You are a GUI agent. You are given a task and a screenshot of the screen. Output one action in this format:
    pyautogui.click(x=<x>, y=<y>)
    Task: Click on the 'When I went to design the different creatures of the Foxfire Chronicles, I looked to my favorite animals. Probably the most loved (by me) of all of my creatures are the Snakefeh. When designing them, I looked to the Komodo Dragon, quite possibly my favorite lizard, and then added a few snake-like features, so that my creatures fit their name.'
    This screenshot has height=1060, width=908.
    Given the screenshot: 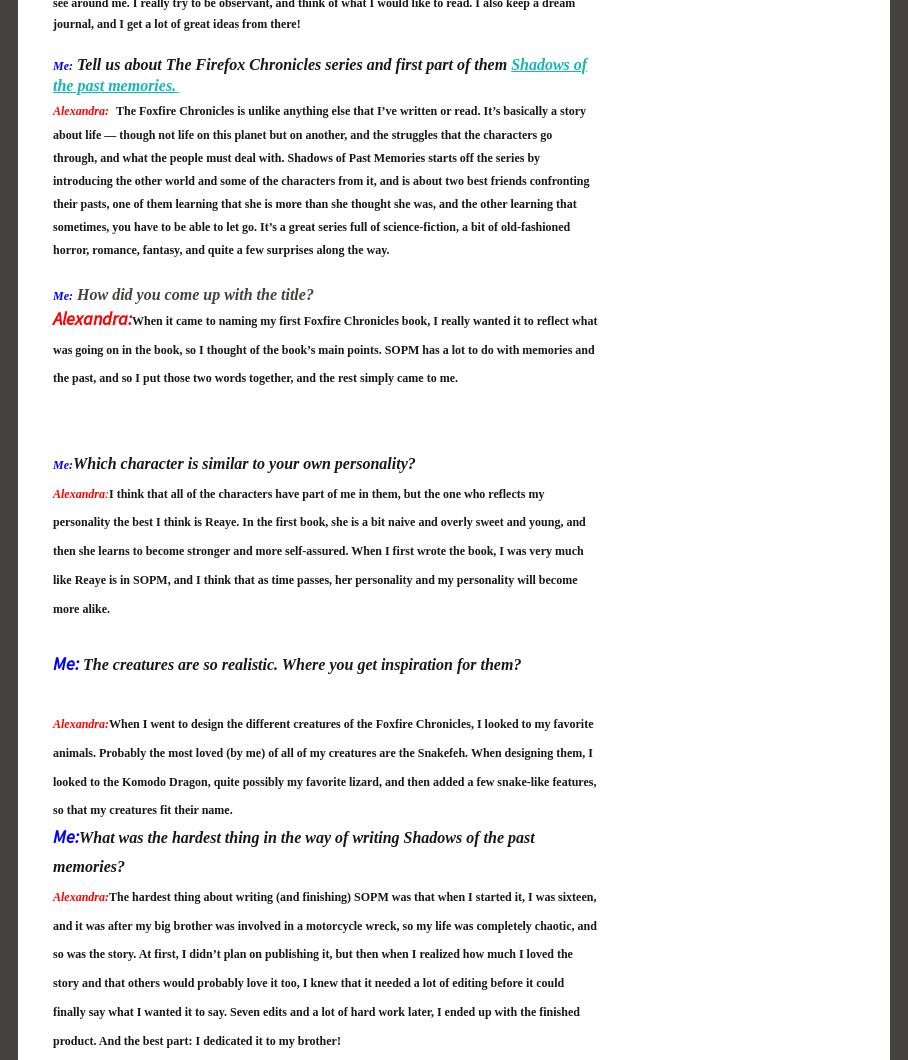 What is the action you would take?
    pyautogui.click(x=323, y=765)
    